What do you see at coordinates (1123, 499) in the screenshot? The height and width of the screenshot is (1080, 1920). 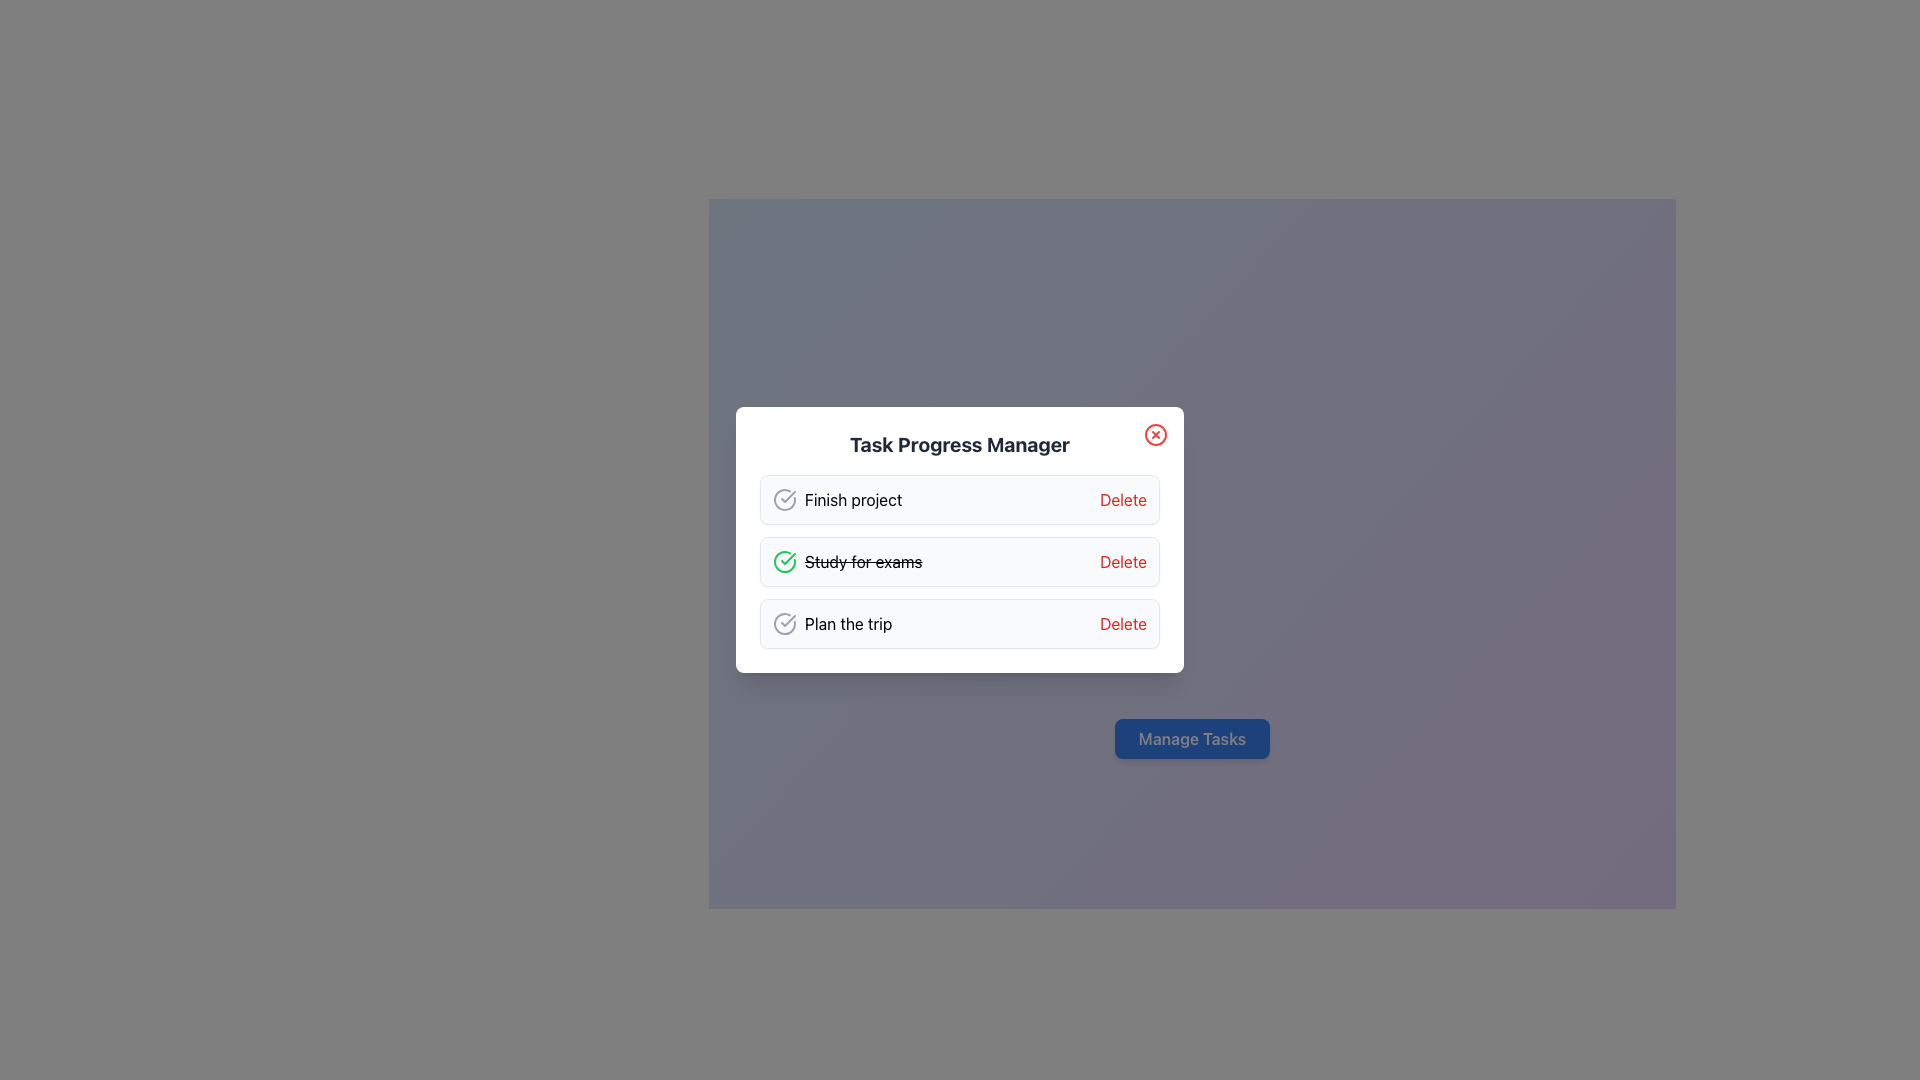 I see `the 'Delete' button styled in red, located to the right of the 'Finish project' text, to observe the color change effect` at bounding box center [1123, 499].